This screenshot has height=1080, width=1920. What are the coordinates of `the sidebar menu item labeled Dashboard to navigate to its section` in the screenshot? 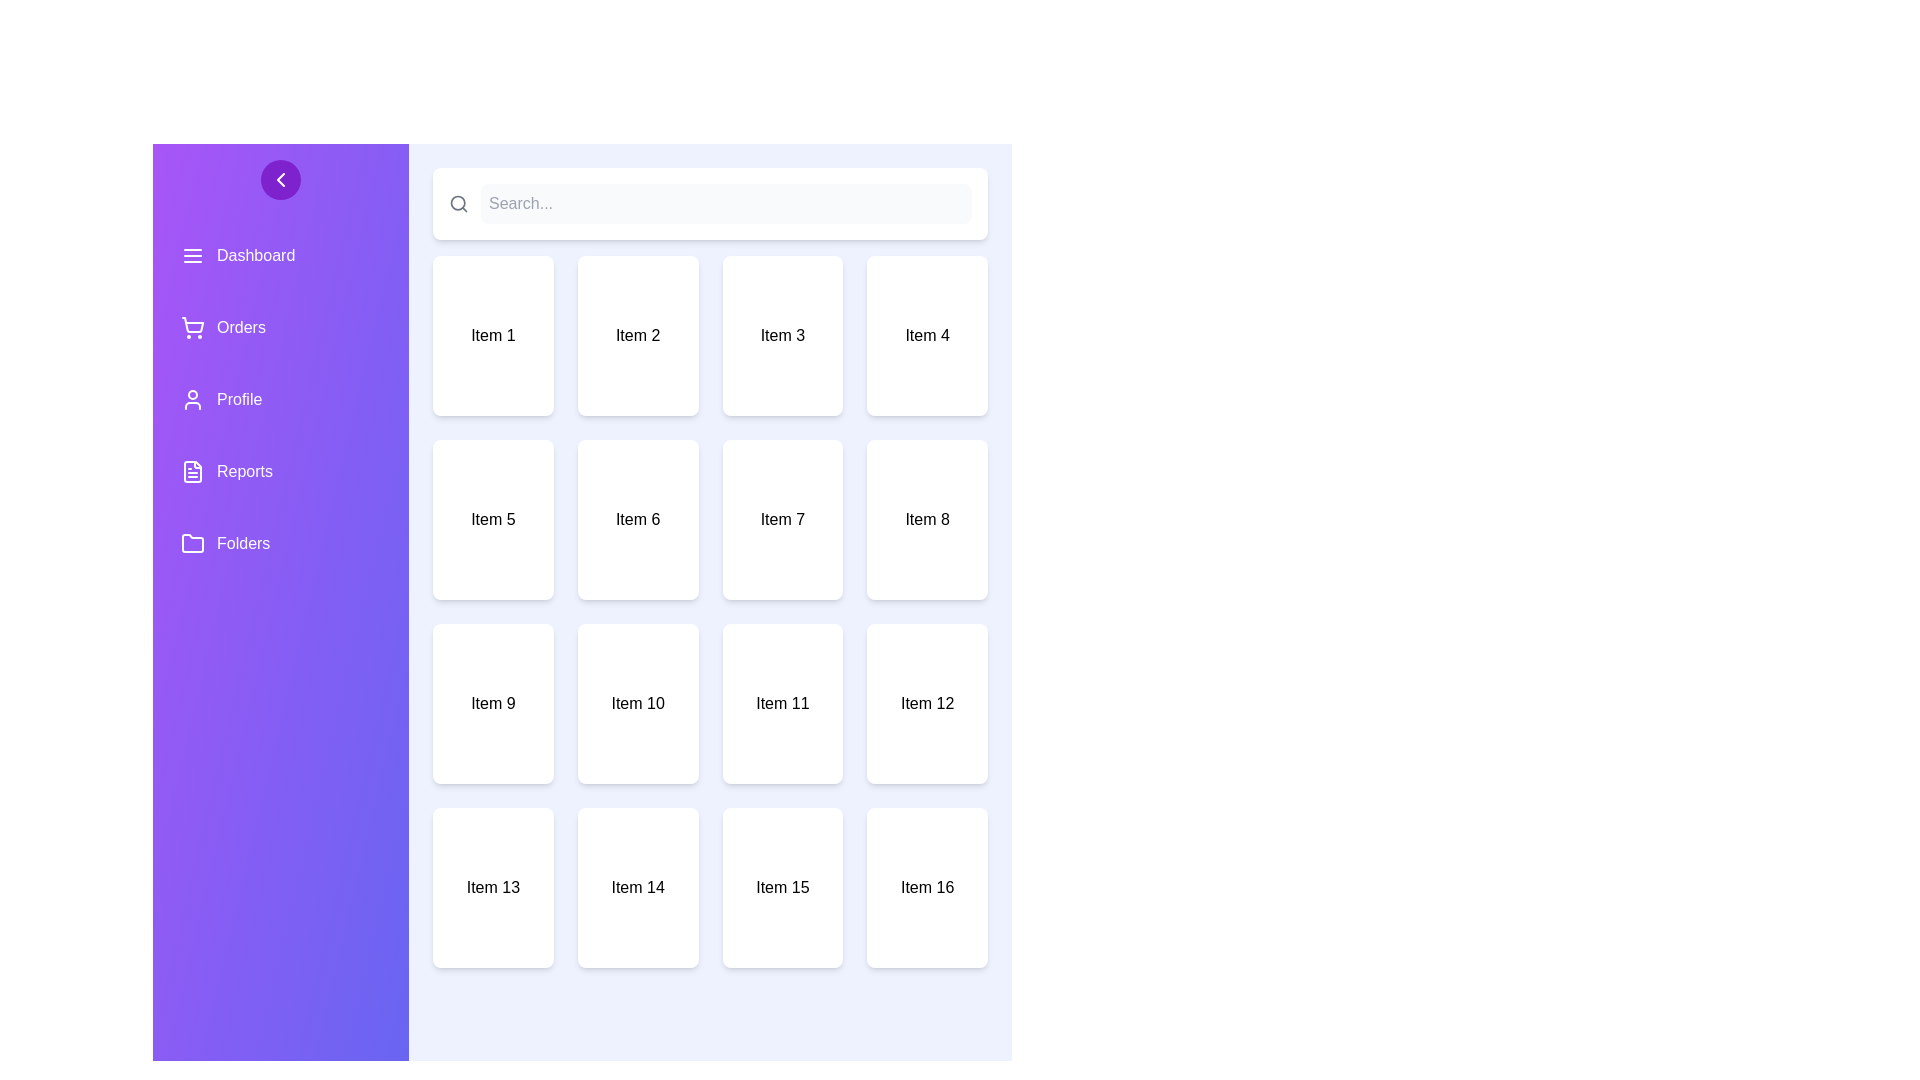 It's located at (280, 254).